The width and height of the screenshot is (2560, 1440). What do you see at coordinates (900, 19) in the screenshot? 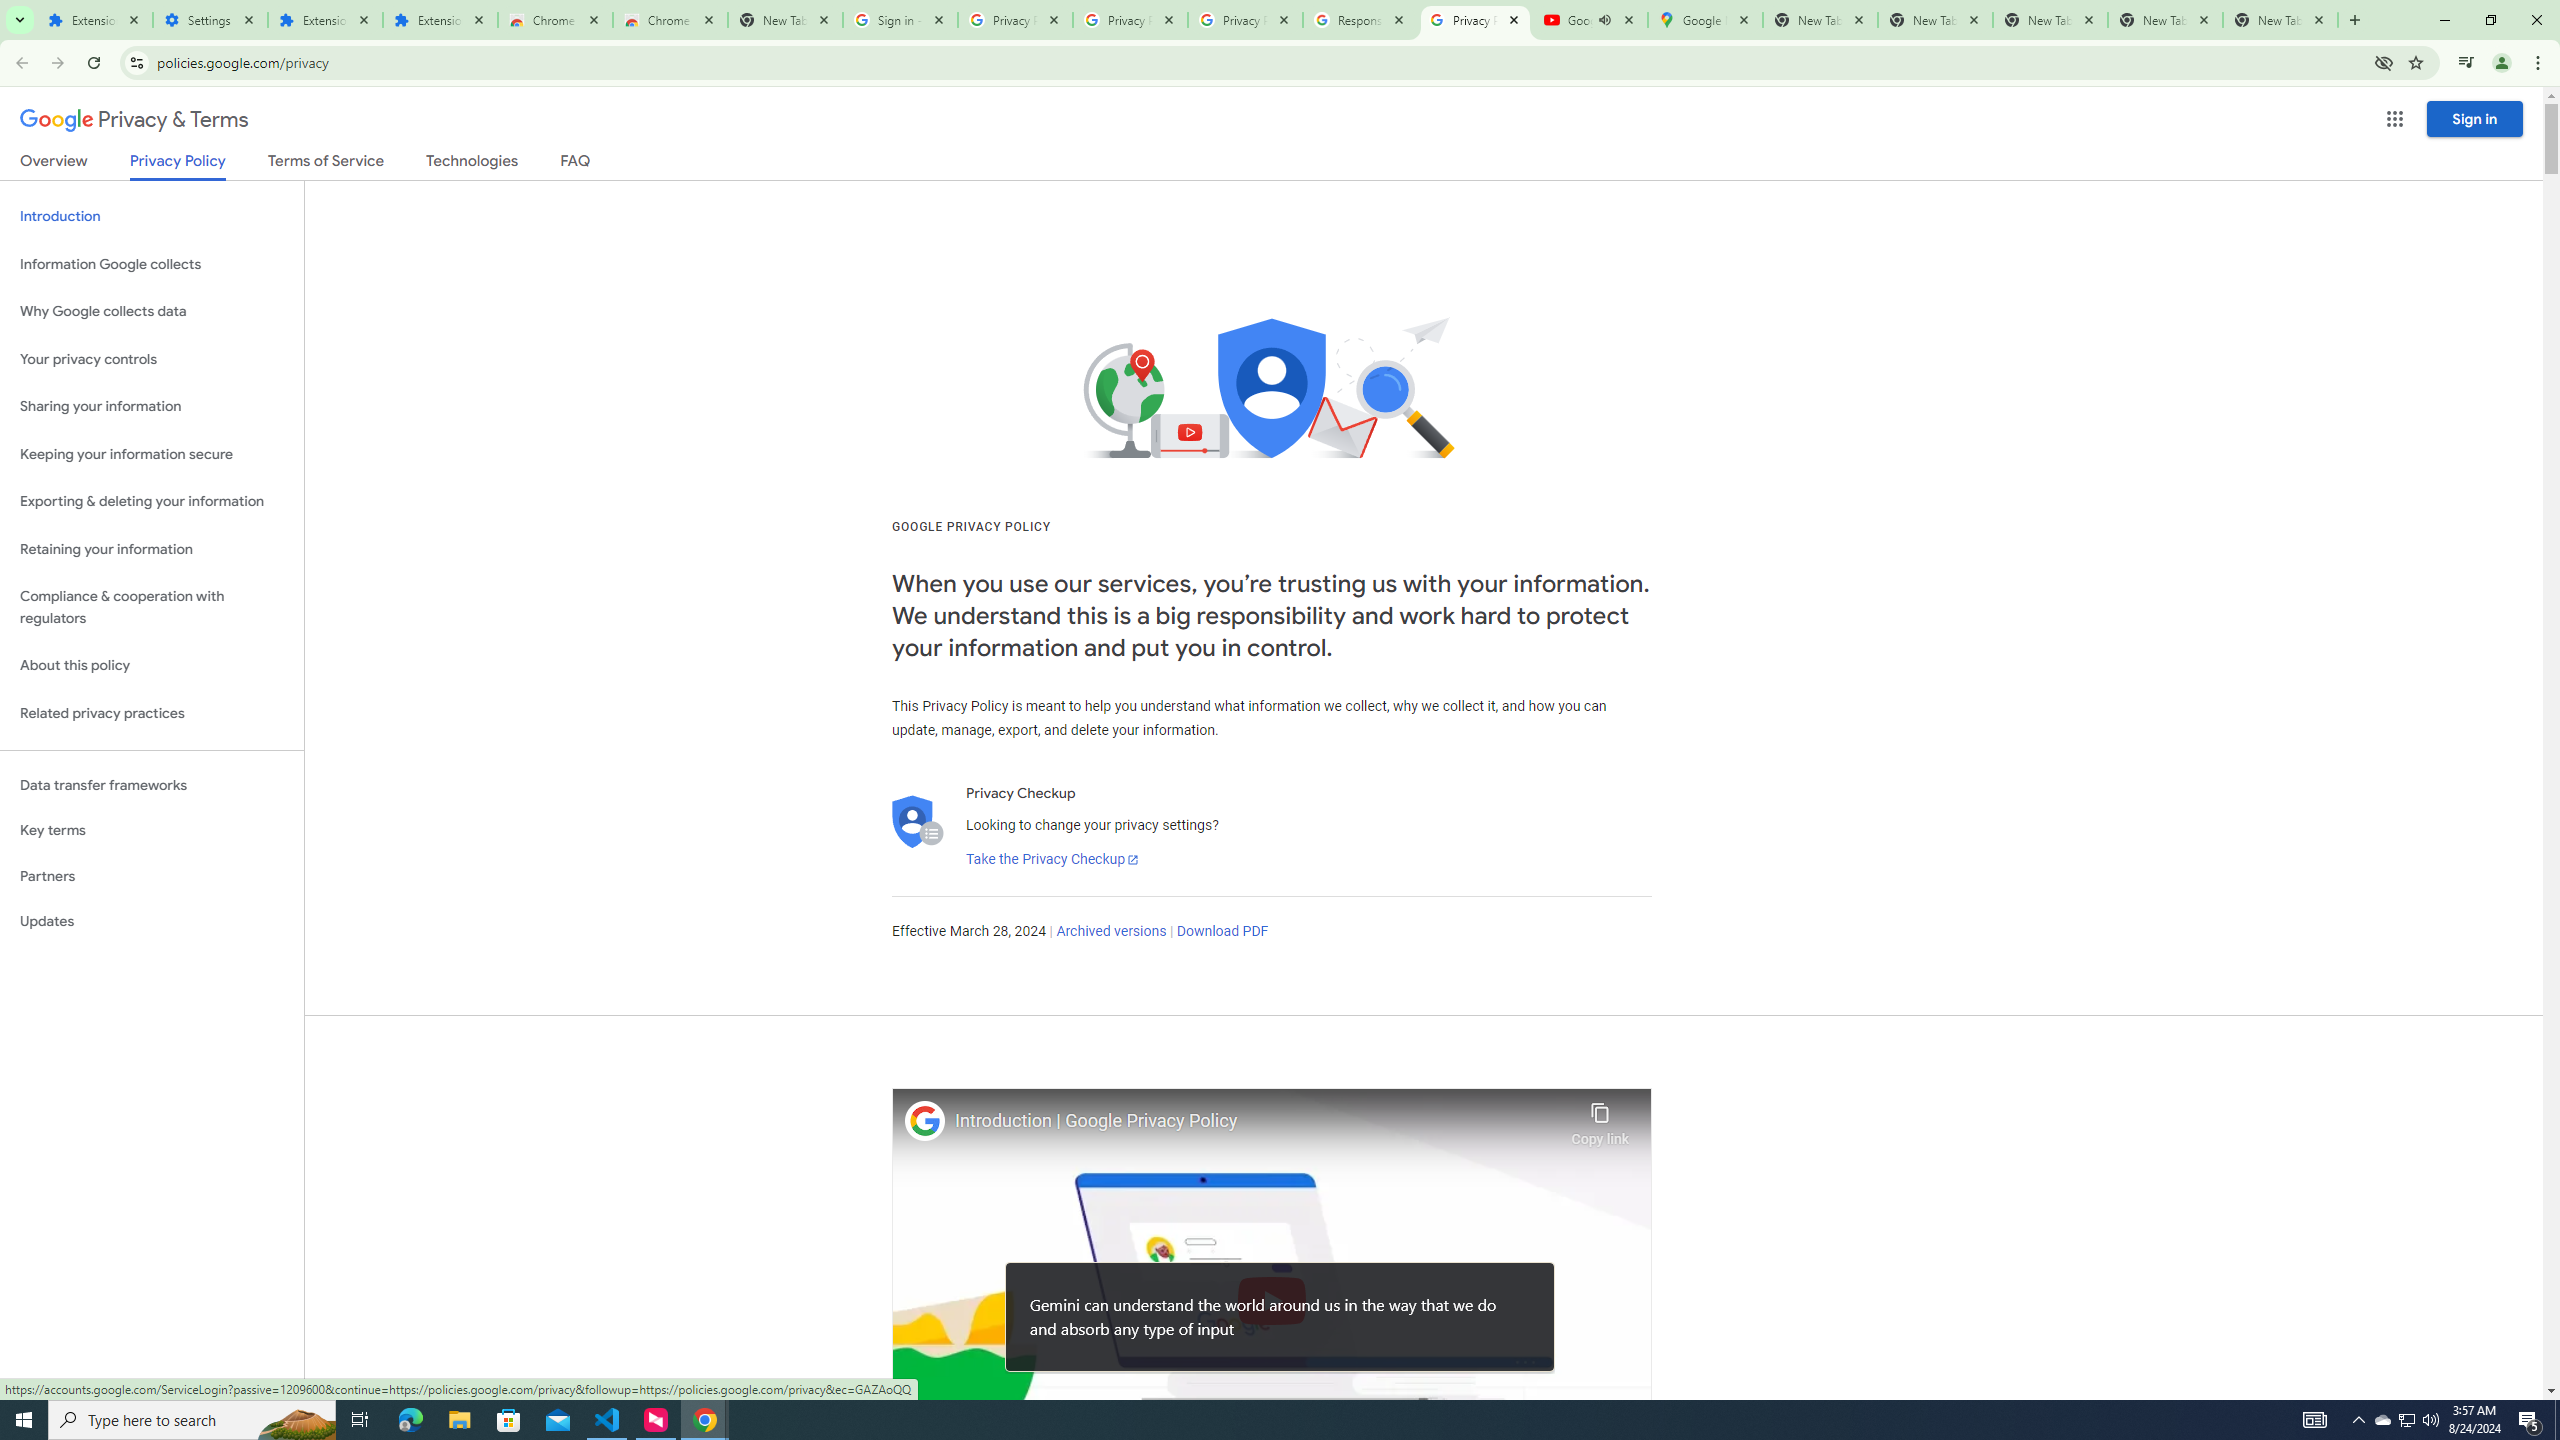
I see `'Sign in - Google Accounts'` at bounding box center [900, 19].